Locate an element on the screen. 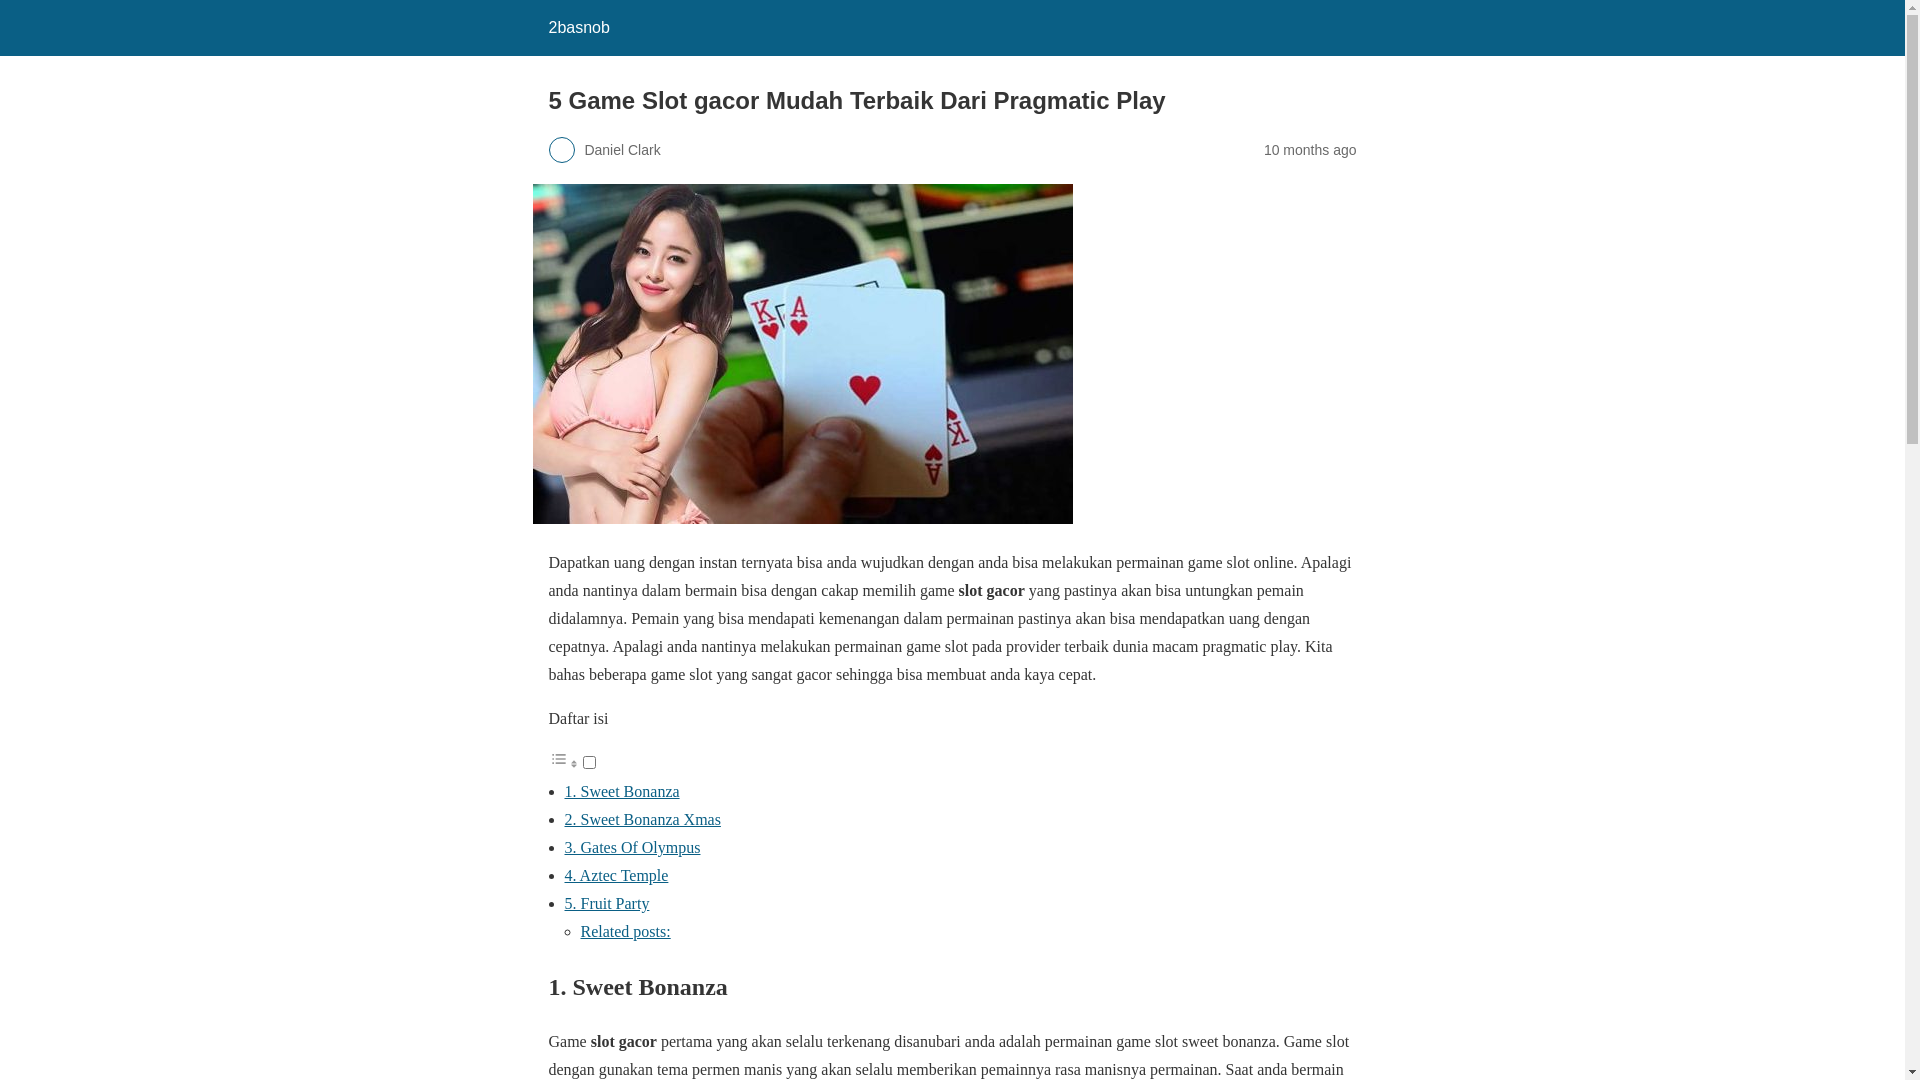 This screenshot has width=1920, height=1080. '3. Gates Of Olympus' is located at coordinates (631, 847).